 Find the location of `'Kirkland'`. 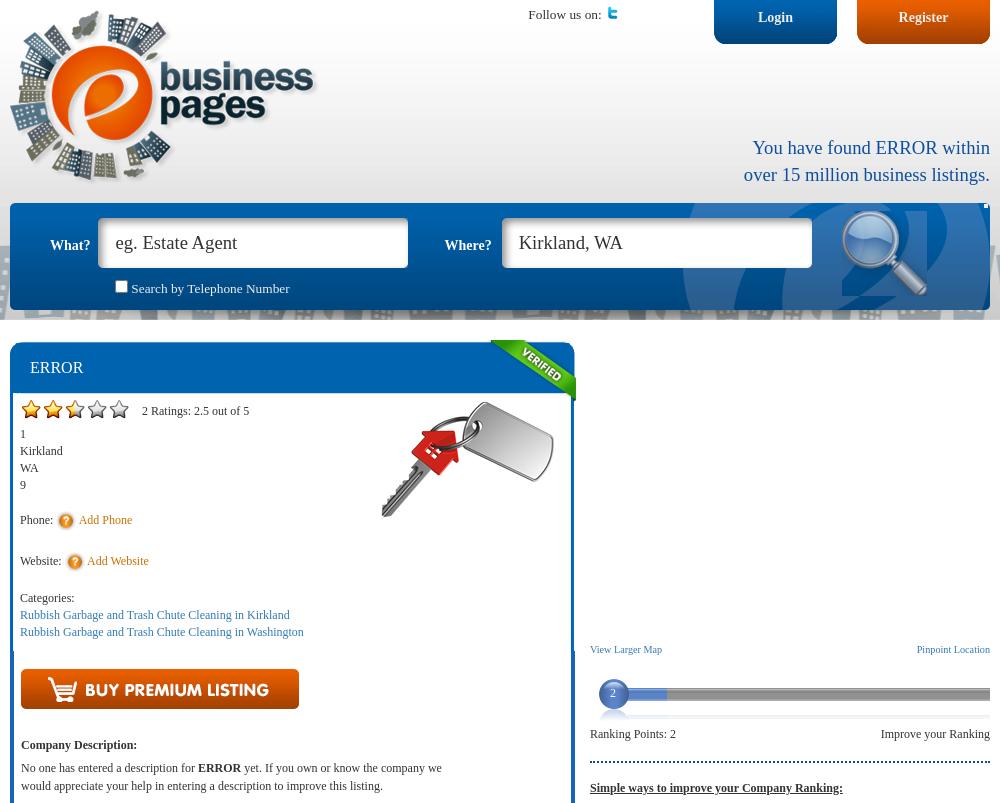

'Kirkland' is located at coordinates (20, 450).